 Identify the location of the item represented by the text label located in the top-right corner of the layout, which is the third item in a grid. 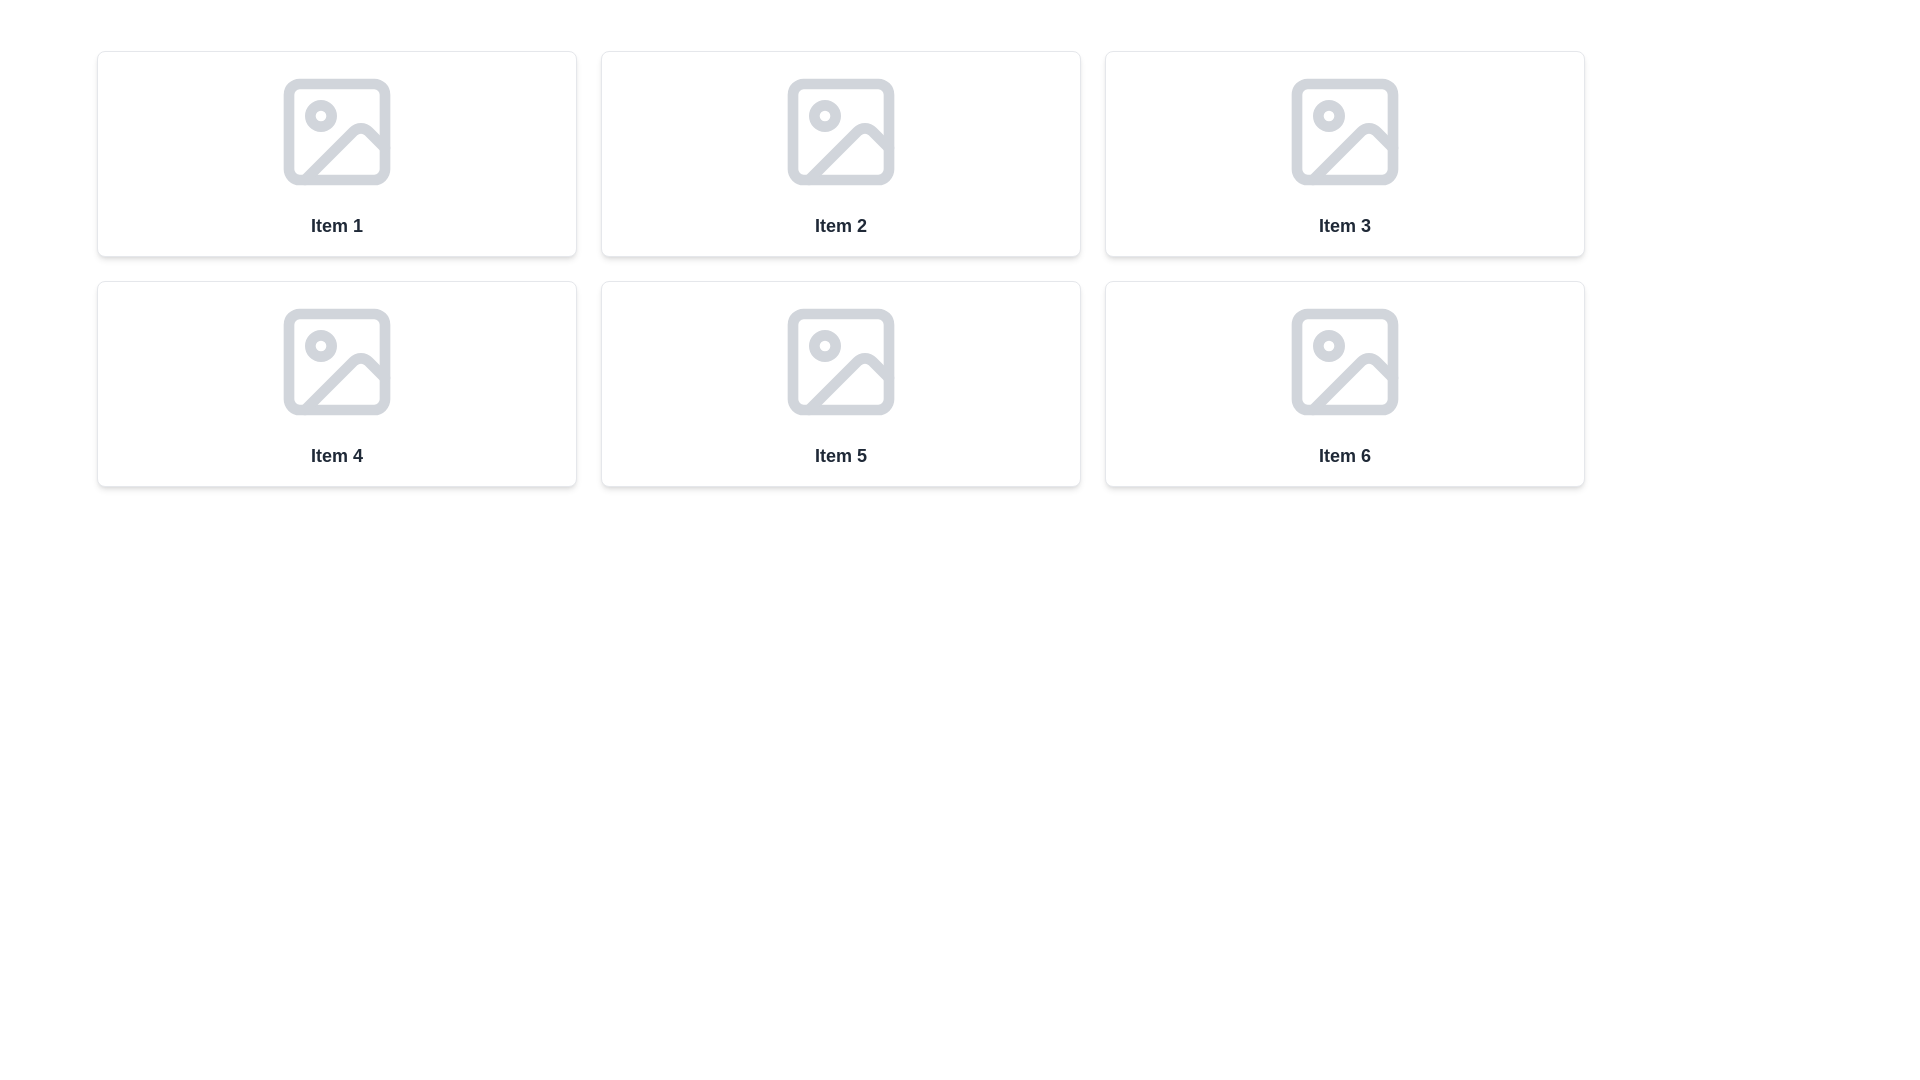
(1344, 225).